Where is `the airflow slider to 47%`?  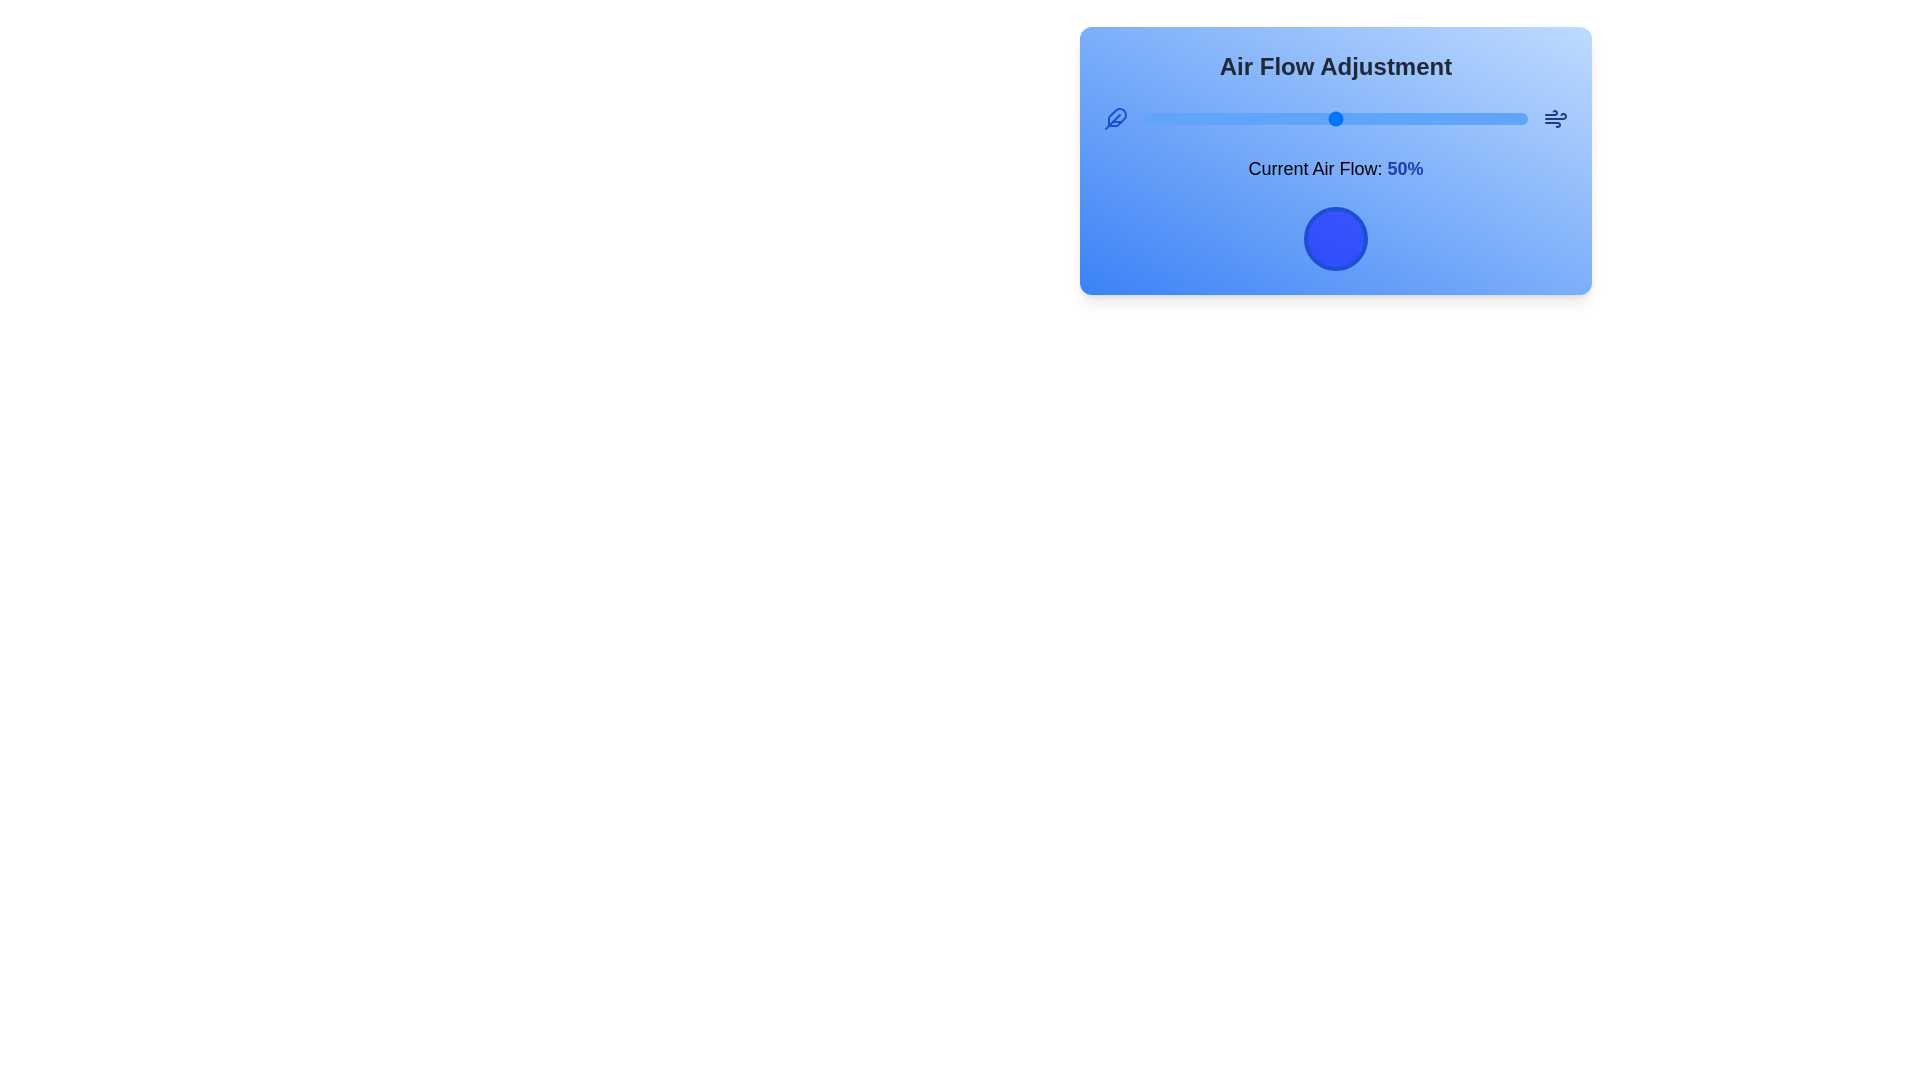 the airflow slider to 47% is located at coordinates (1324, 119).